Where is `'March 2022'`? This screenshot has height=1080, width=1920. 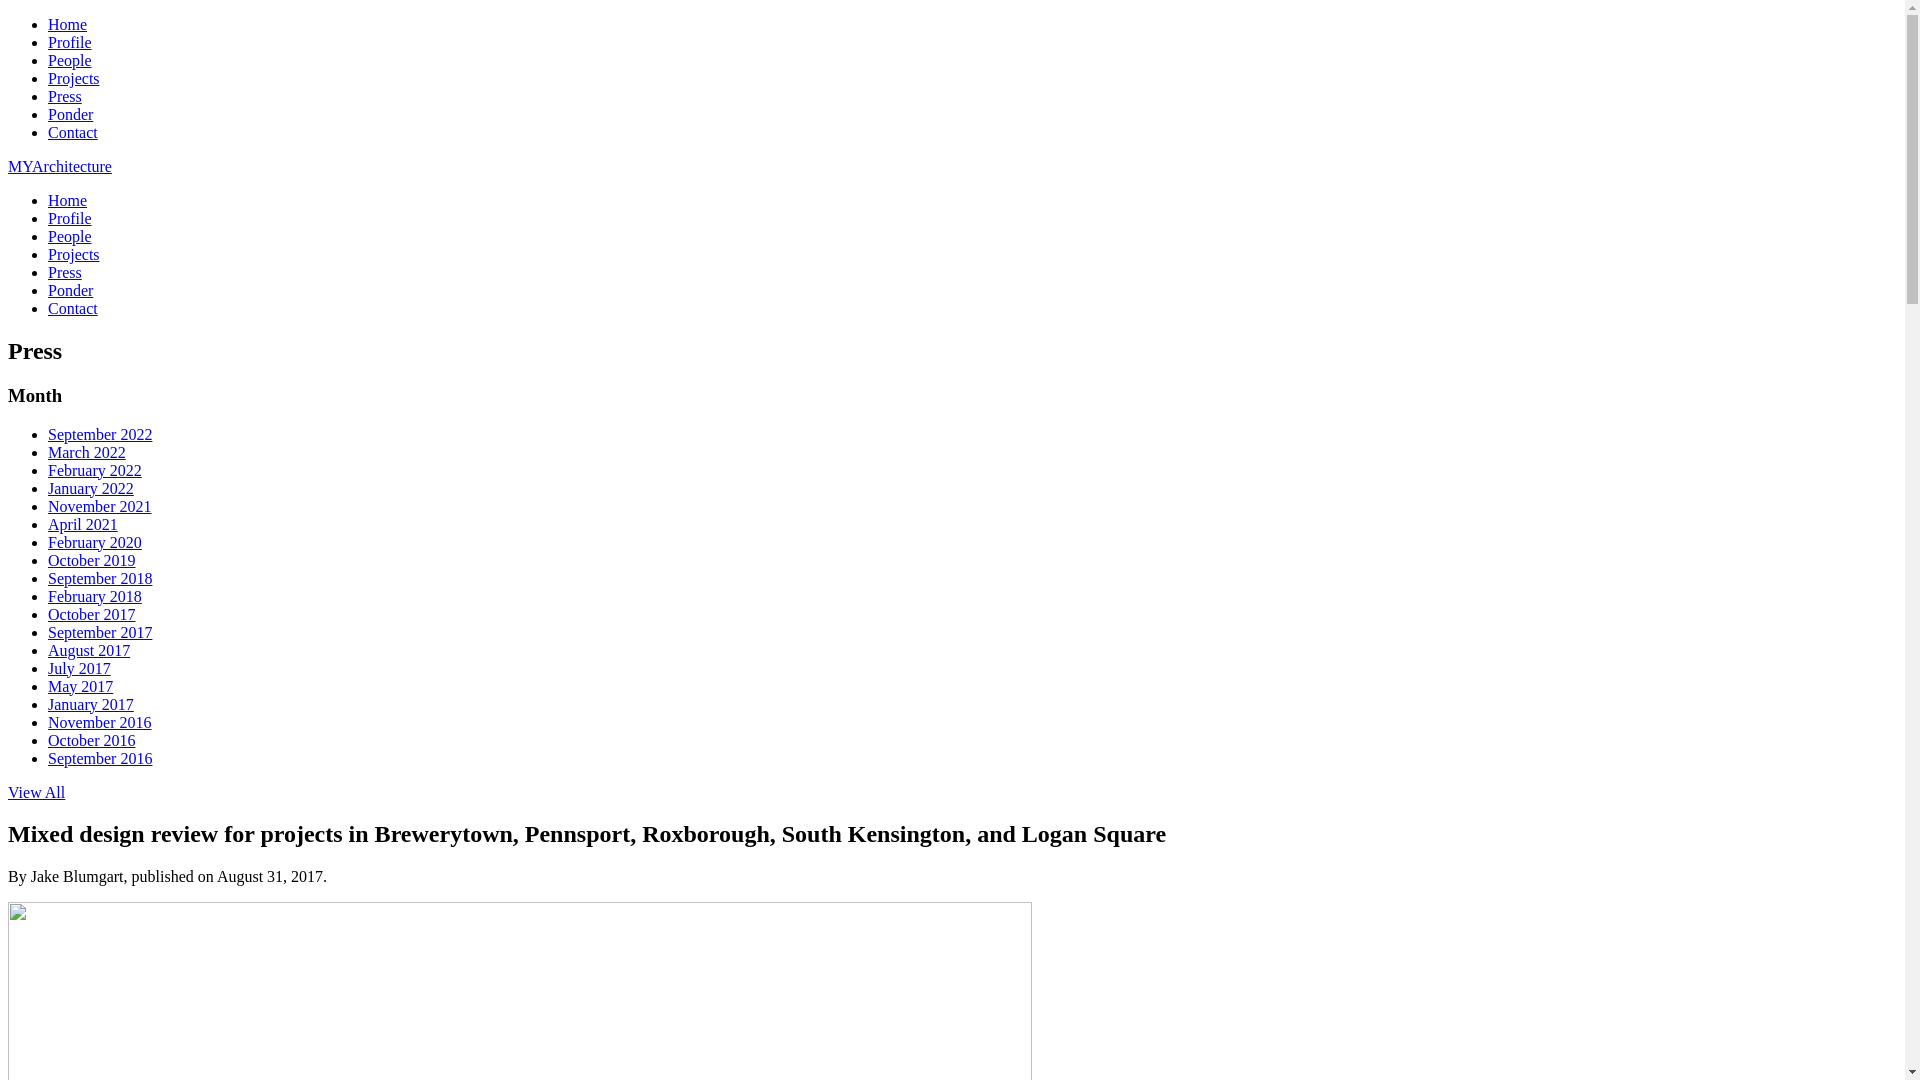 'March 2022' is located at coordinates (85, 452).